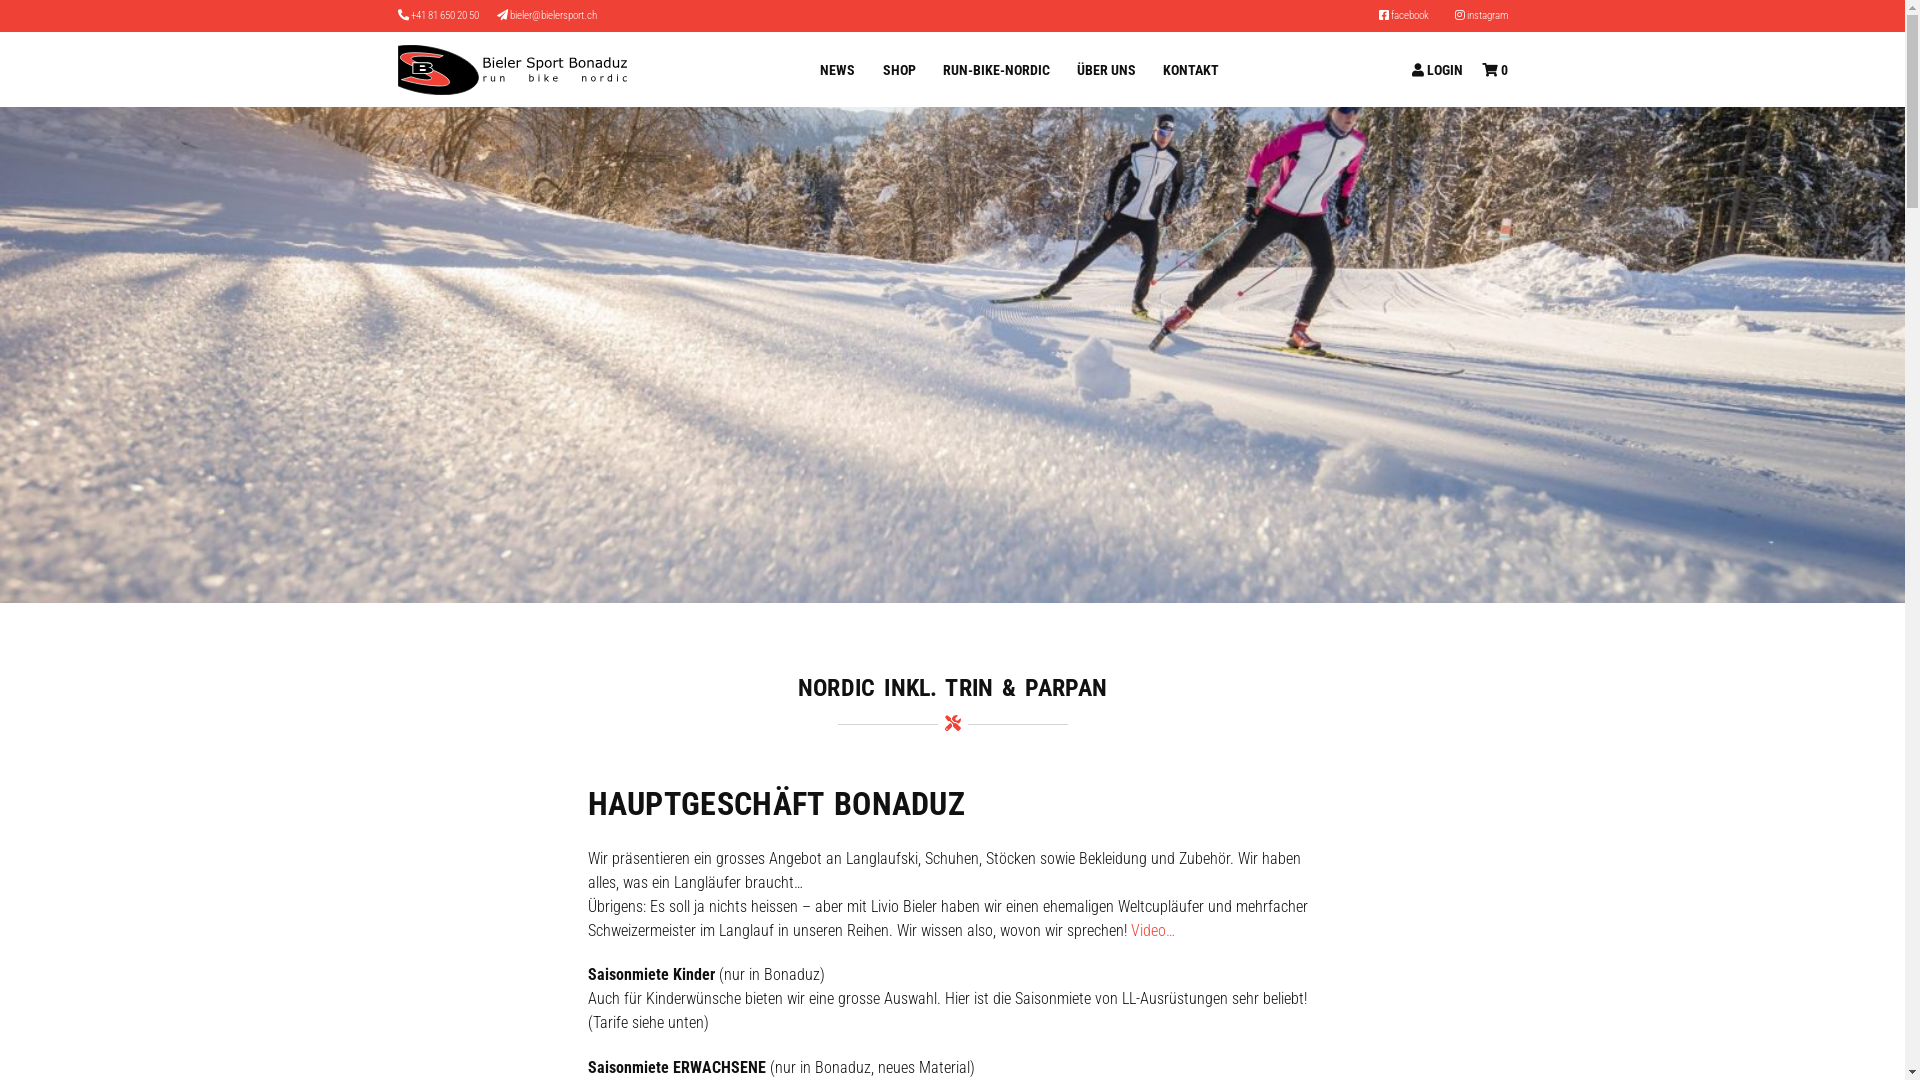 The height and width of the screenshot is (1080, 1920). Describe the element at coordinates (1494, 68) in the screenshot. I see `'0'` at that location.